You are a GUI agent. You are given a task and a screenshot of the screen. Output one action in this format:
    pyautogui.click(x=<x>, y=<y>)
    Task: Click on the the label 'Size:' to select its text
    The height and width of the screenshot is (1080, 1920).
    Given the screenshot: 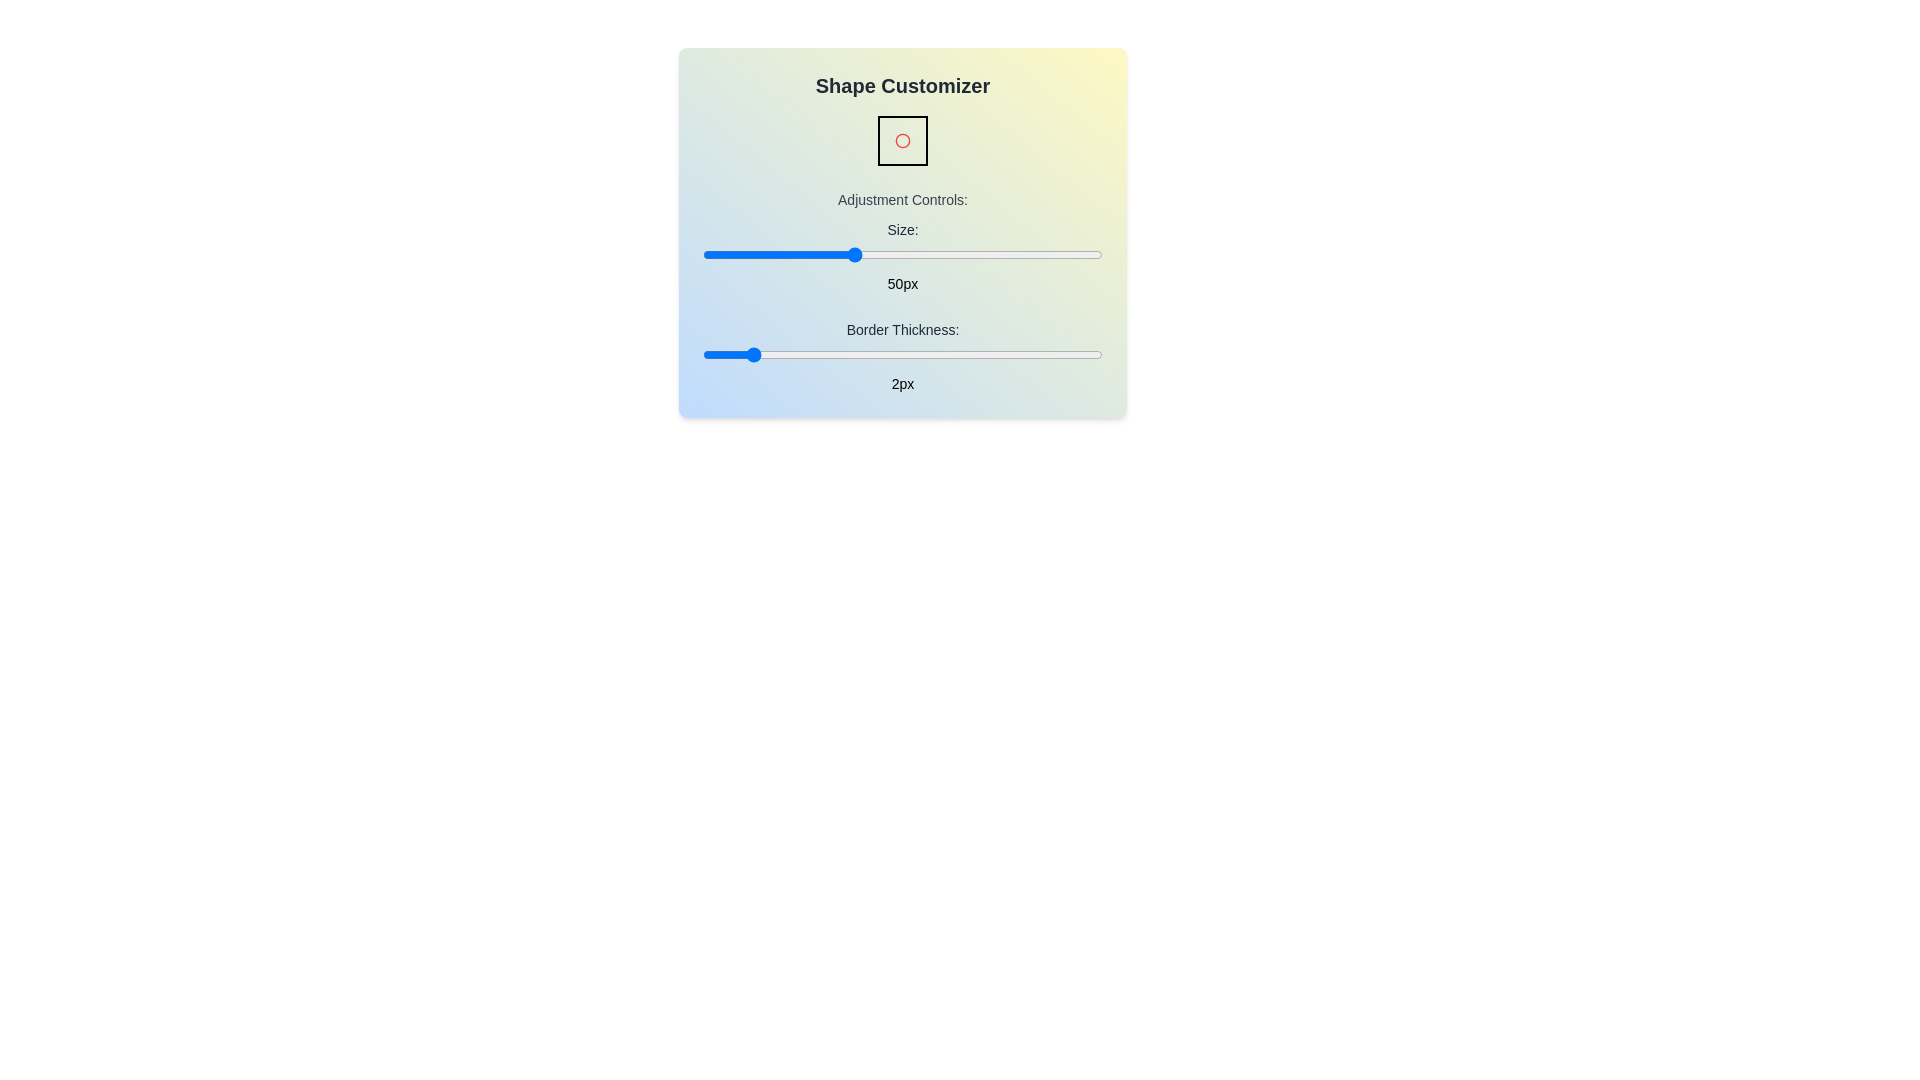 What is the action you would take?
    pyautogui.click(x=901, y=229)
    